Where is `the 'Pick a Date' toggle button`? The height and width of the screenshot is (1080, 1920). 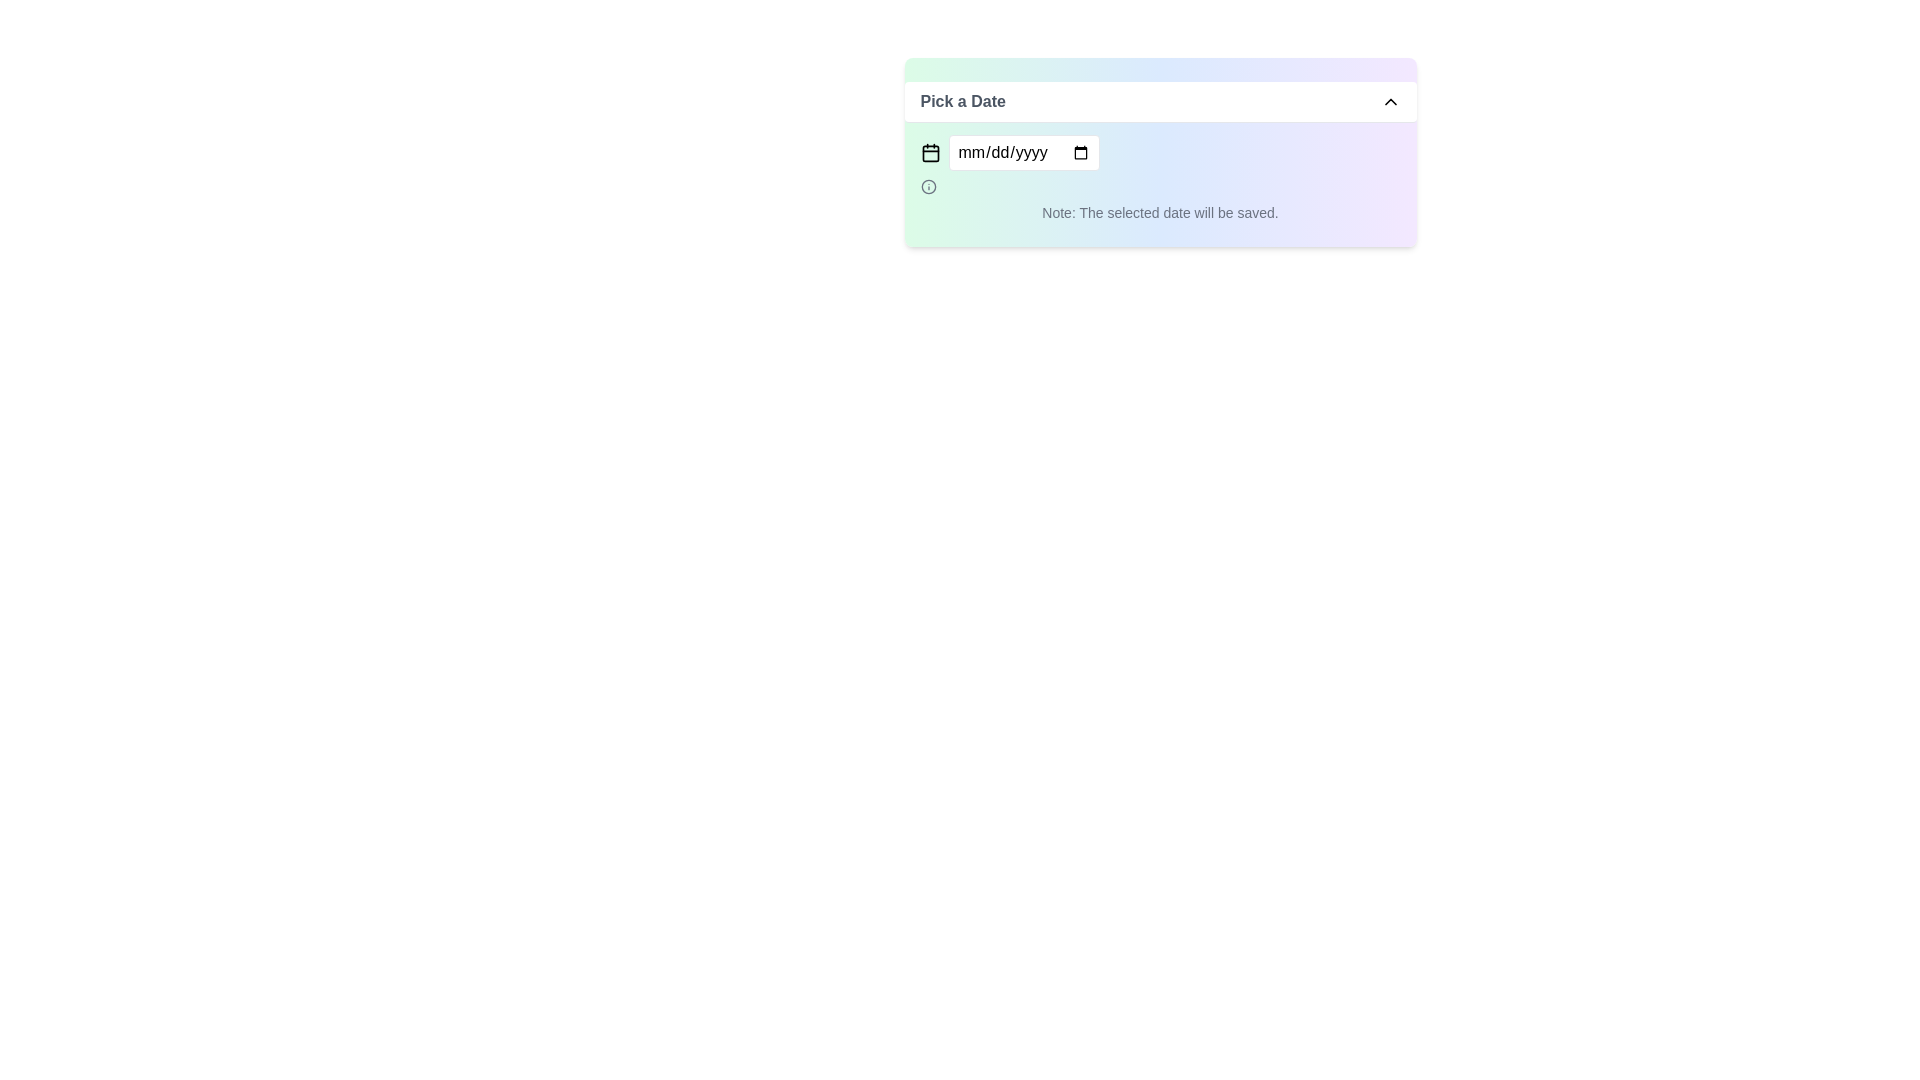
the 'Pick a Date' toggle button is located at coordinates (1160, 102).